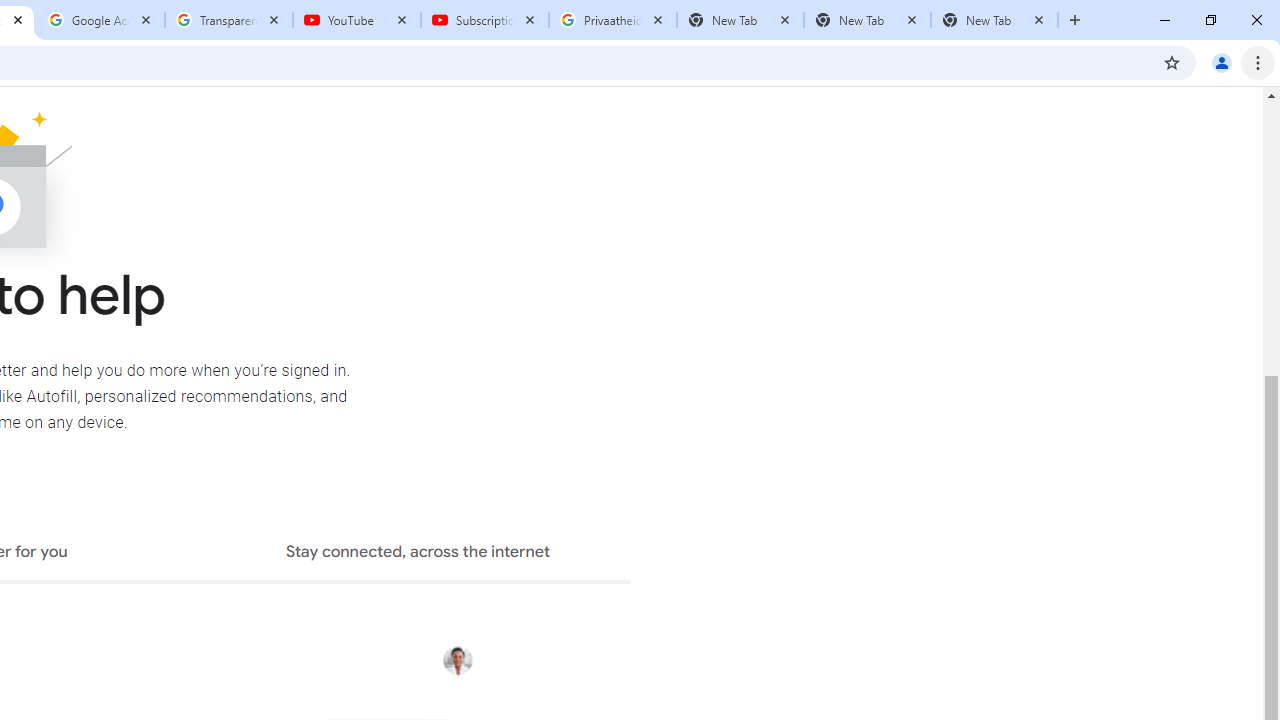 The image size is (1280, 720). Describe the element at coordinates (994, 20) in the screenshot. I see `'New Tab'` at that location.